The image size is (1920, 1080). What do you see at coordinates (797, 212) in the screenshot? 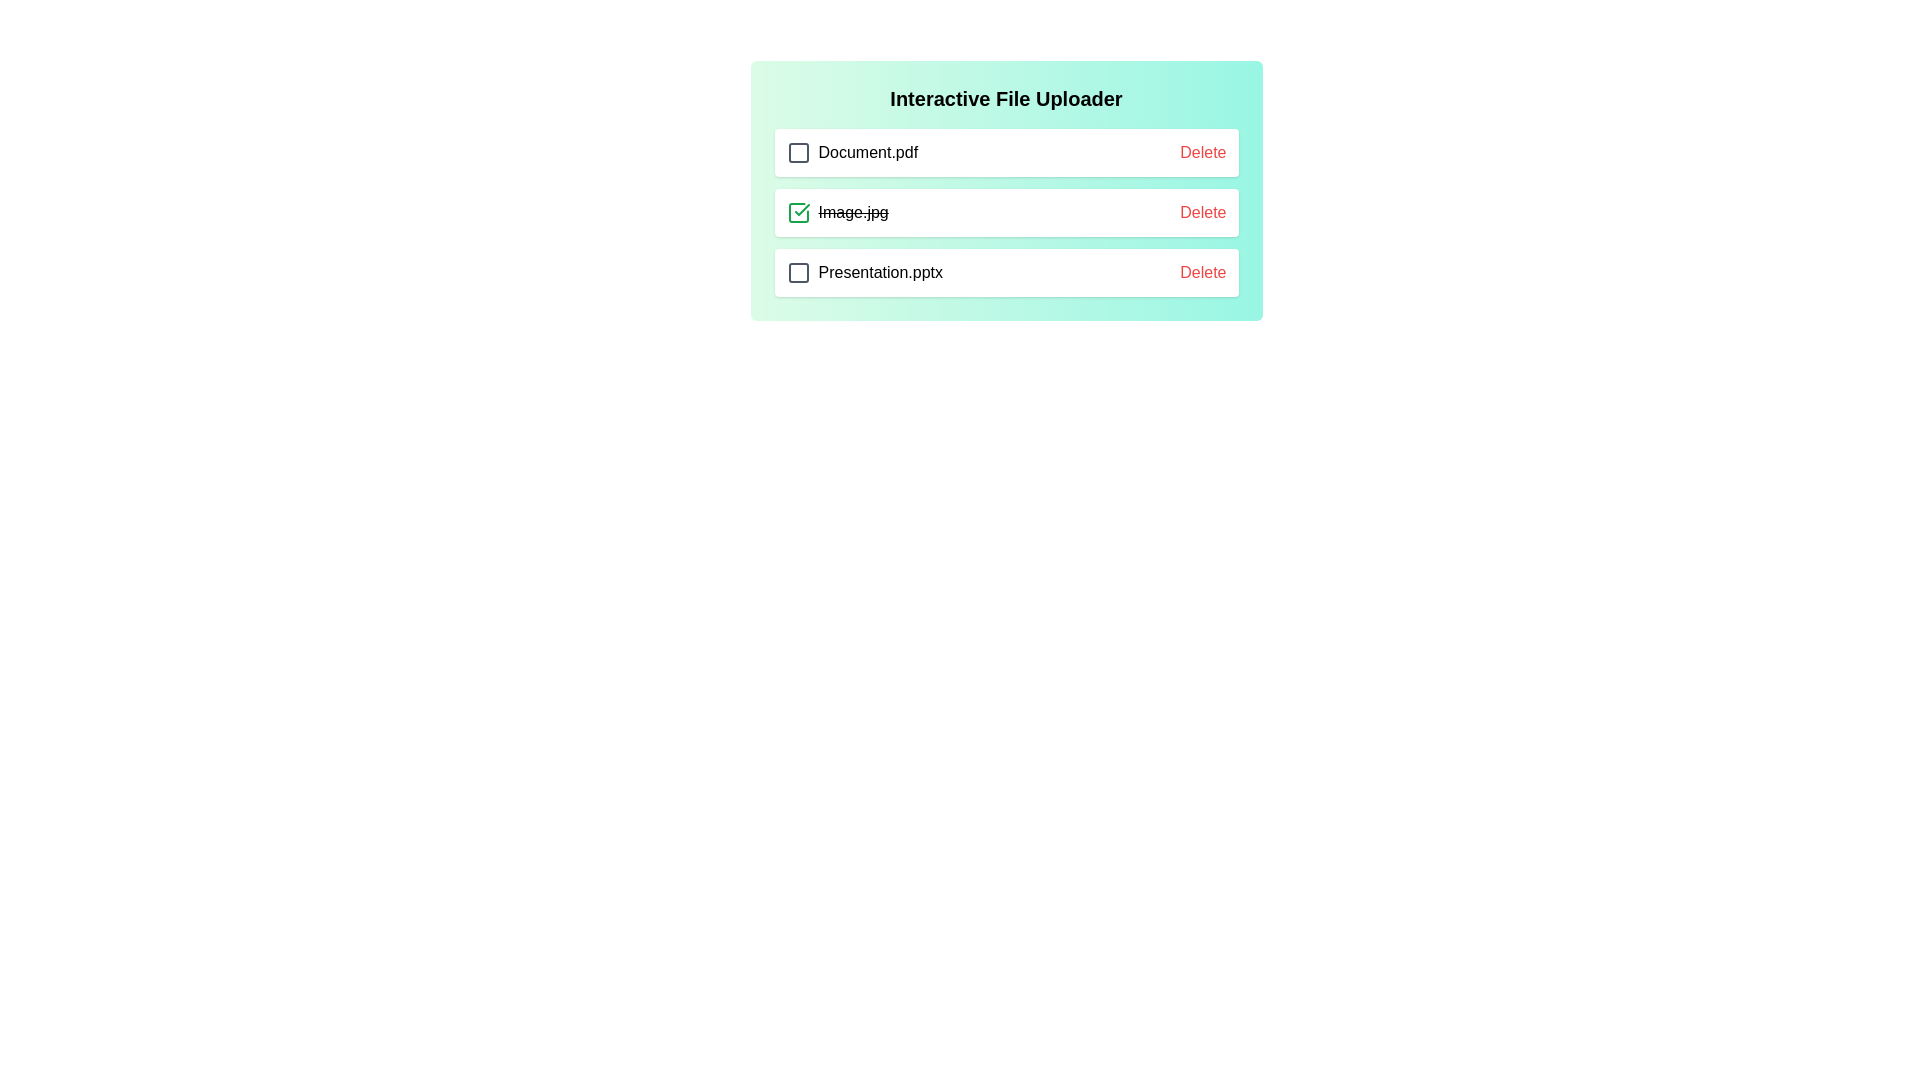
I see `the checkbox for the file Image.jpg` at bounding box center [797, 212].